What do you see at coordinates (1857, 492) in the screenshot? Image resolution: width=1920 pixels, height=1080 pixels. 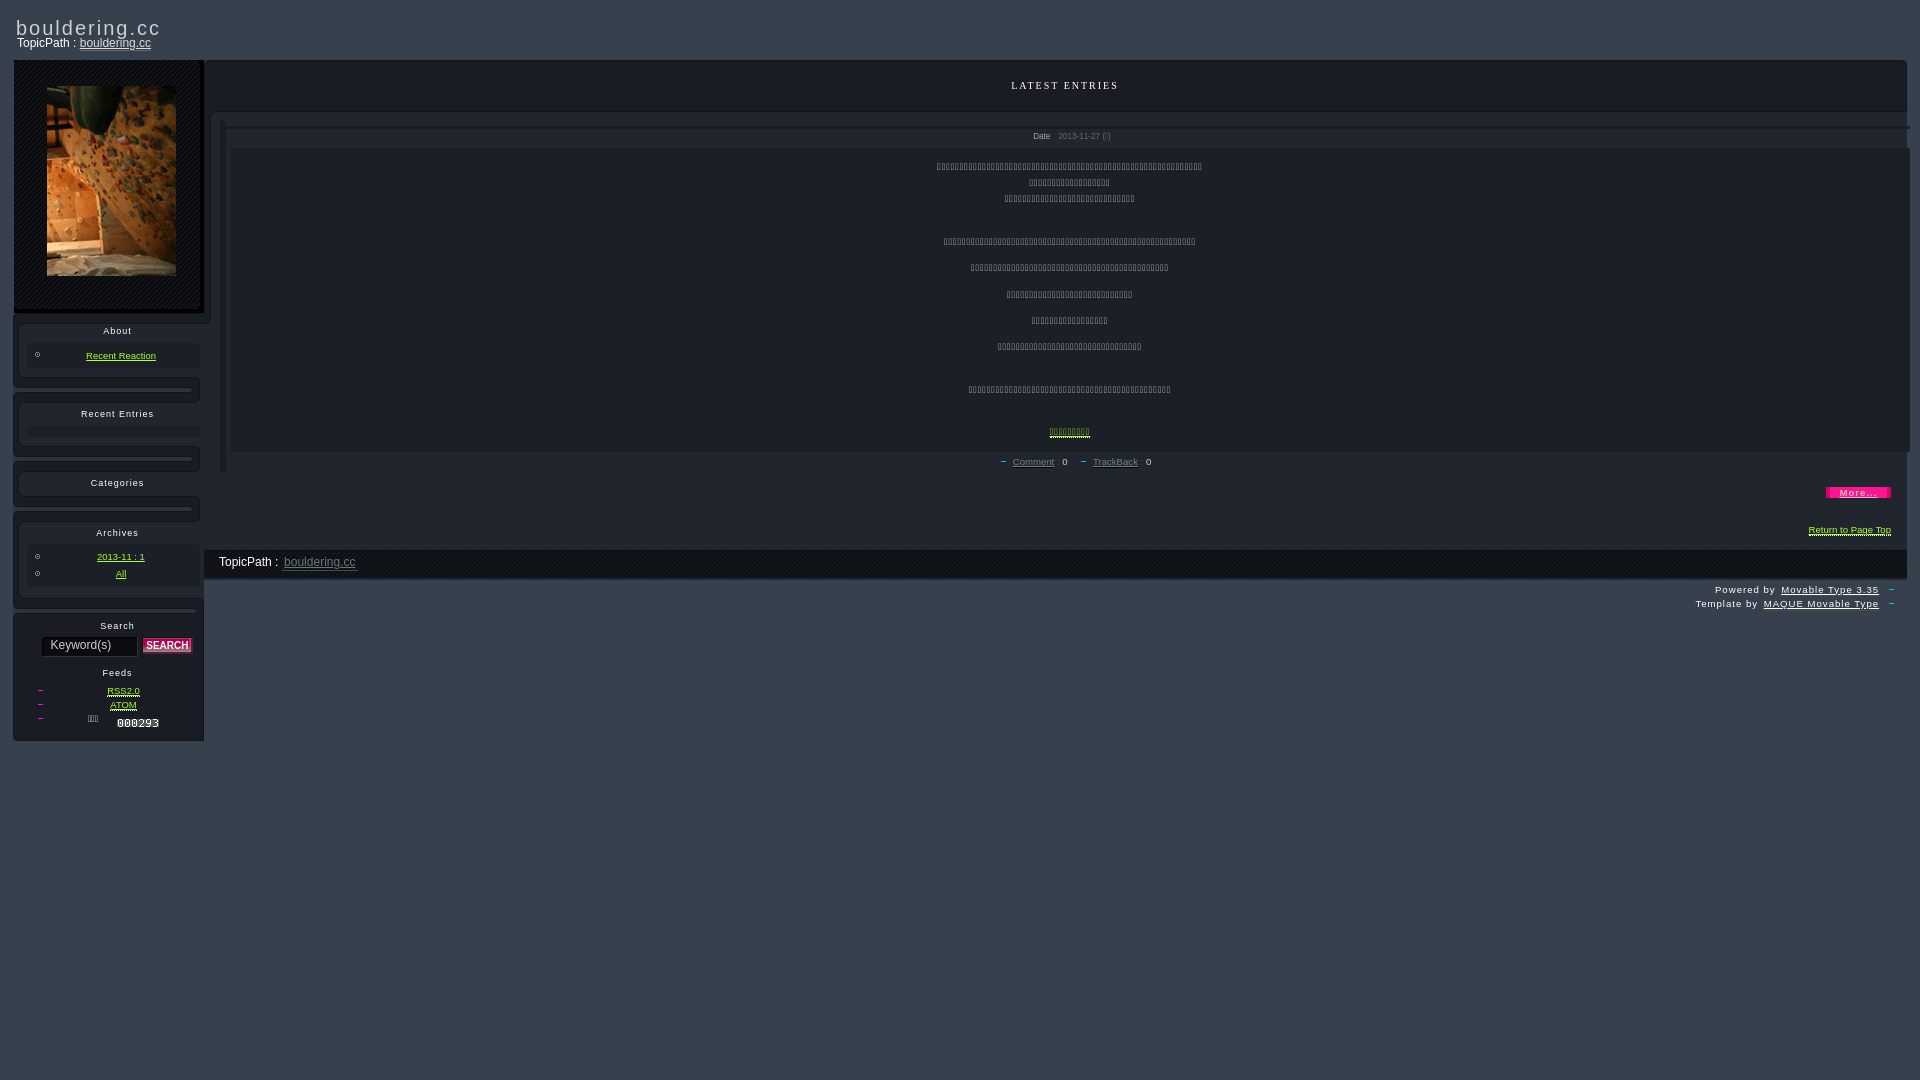 I see `'More...'` at bounding box center [1857, 492].